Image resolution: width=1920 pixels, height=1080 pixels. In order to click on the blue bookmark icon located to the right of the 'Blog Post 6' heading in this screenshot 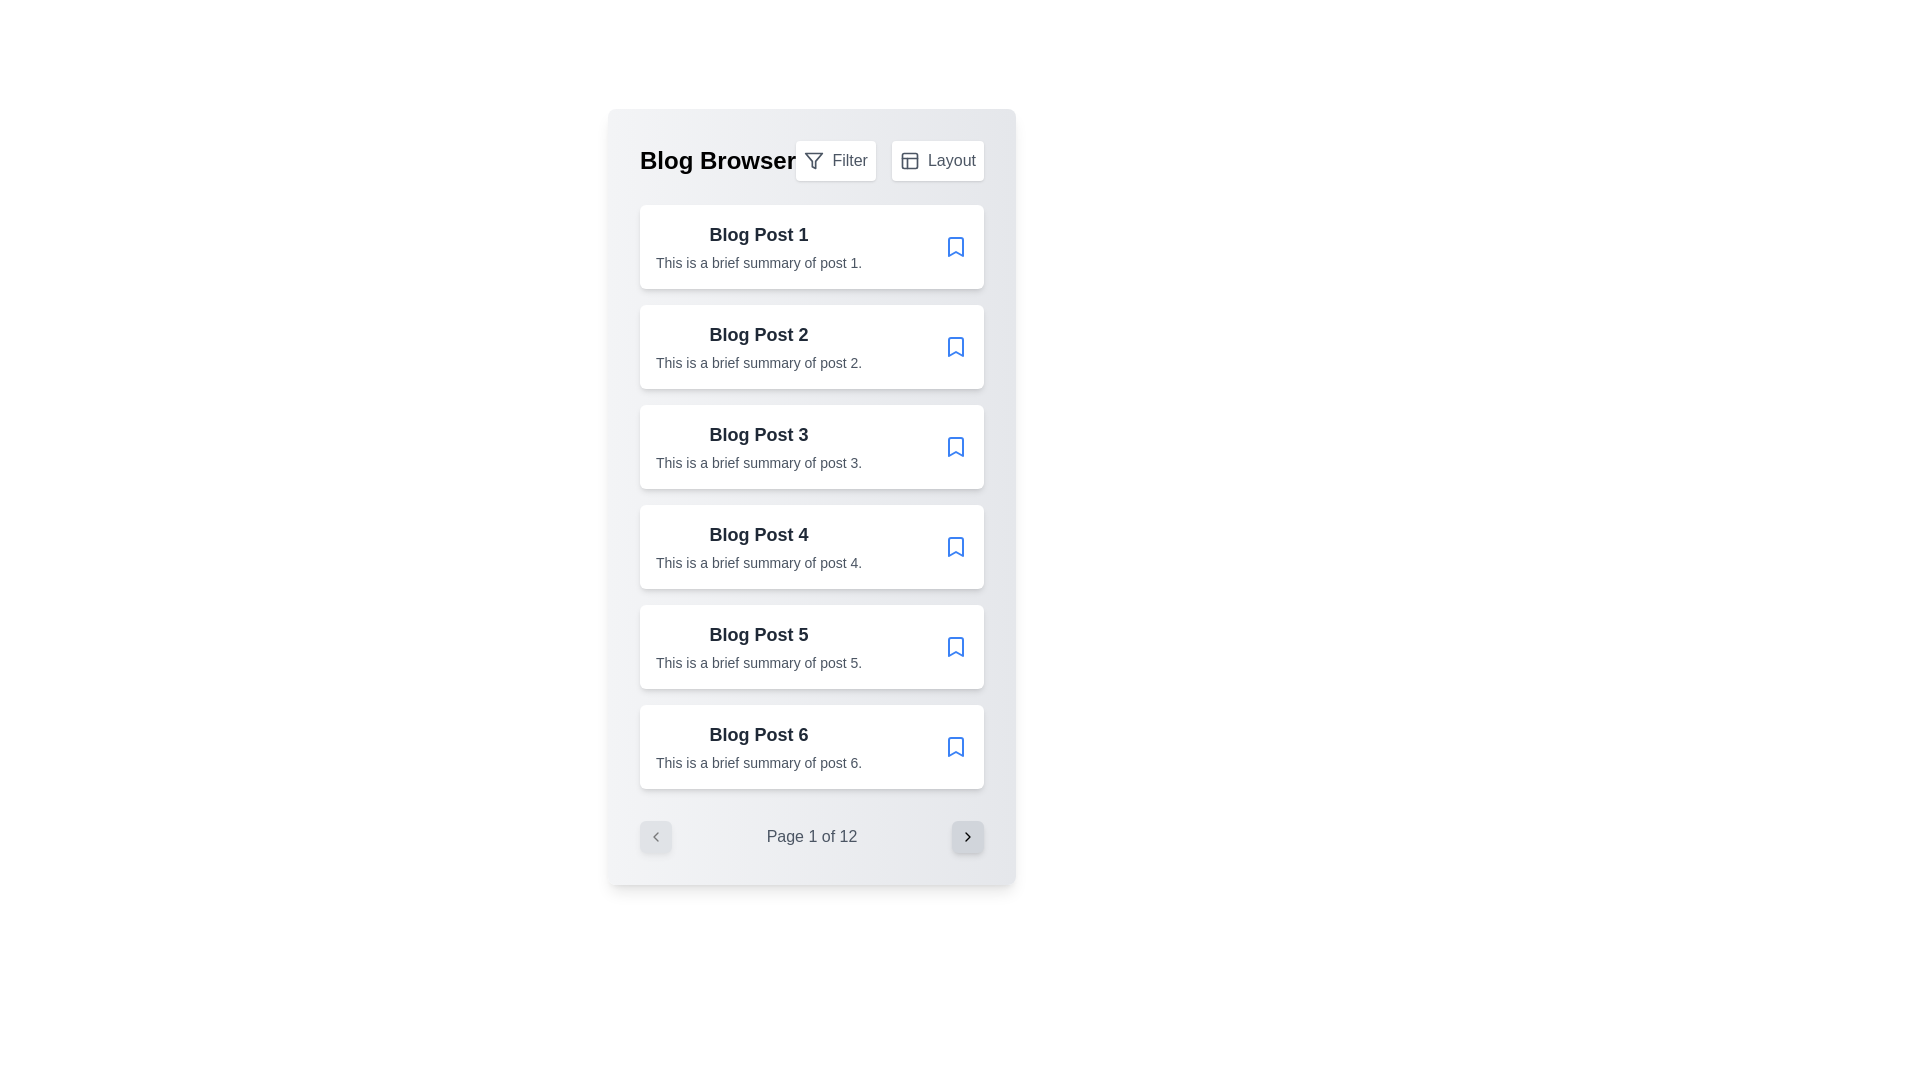, I will do `click(954, 747)`.